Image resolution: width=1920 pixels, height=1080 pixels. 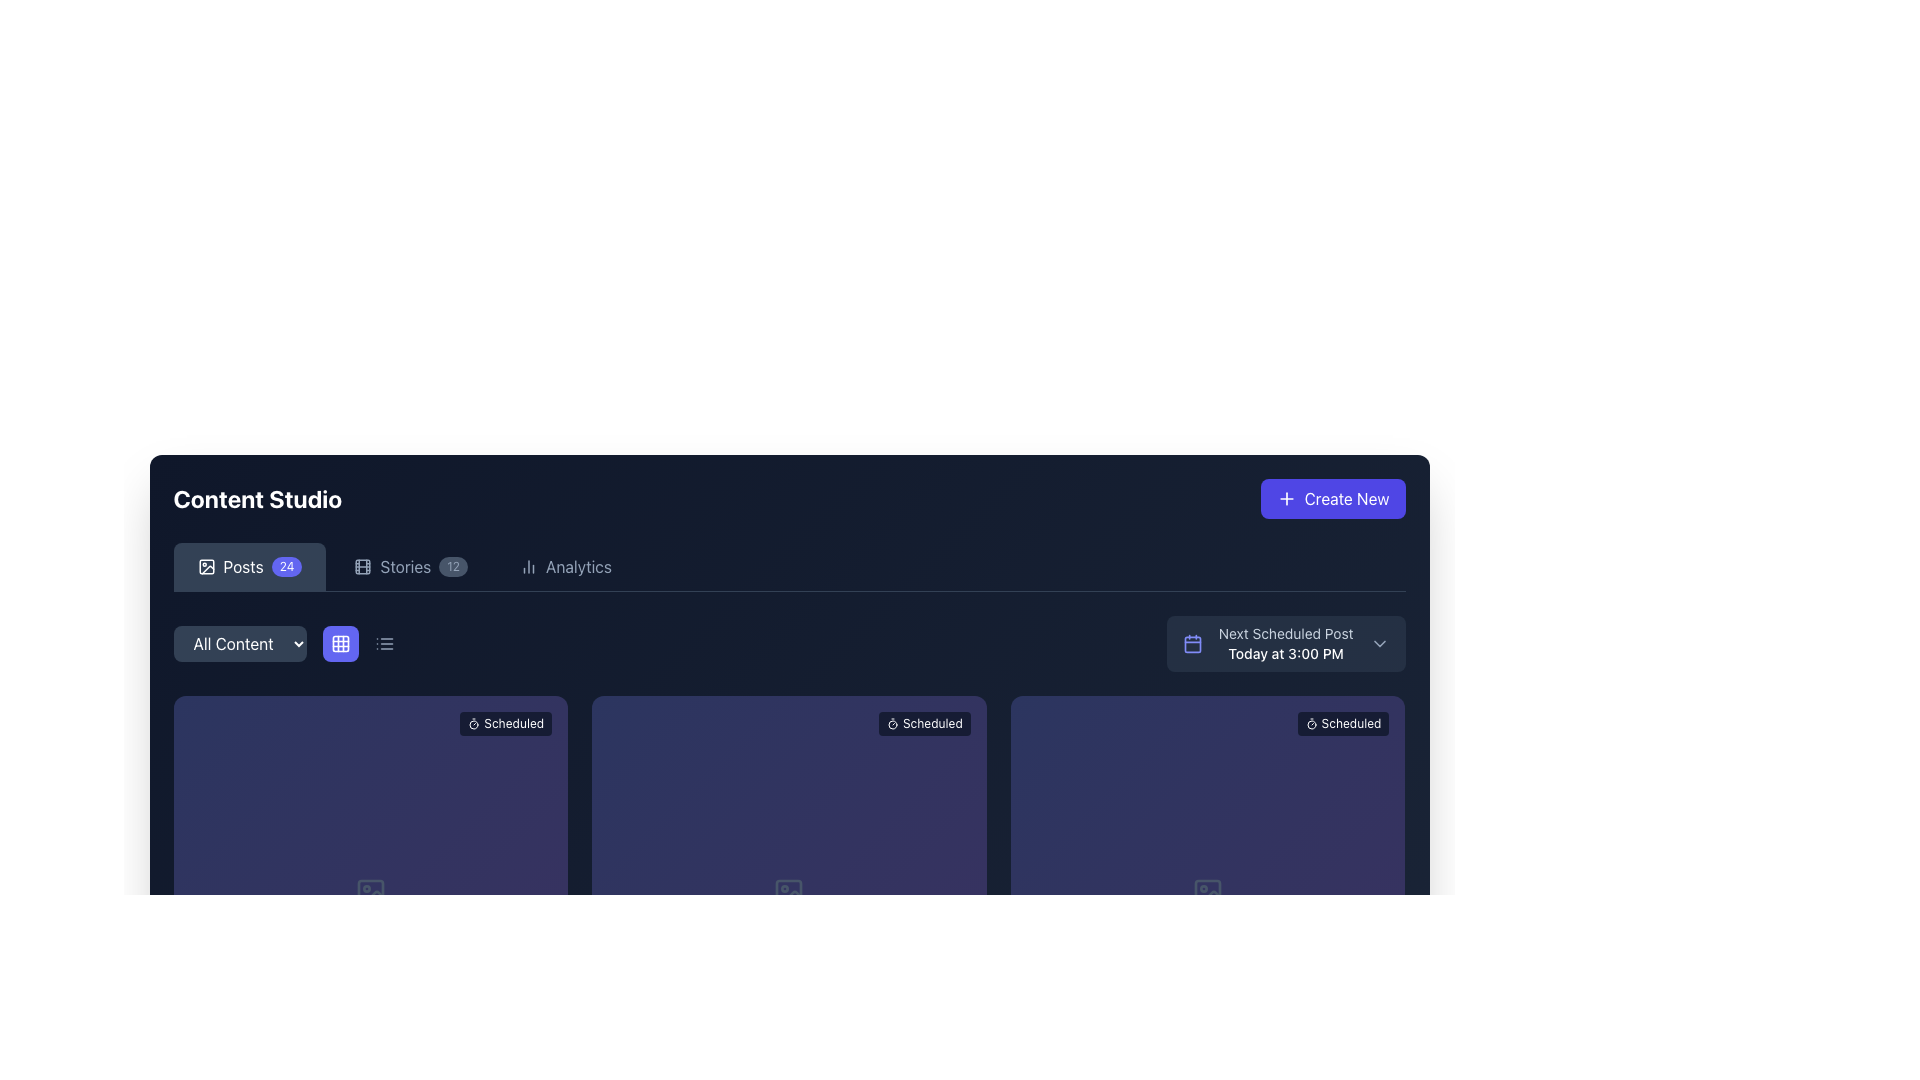 What do you see at coordinates (240, 644) in the screenshot?
I see `the dropdown selector button located beneath the 'Content Studio' header` at bounding box center [240, 644].